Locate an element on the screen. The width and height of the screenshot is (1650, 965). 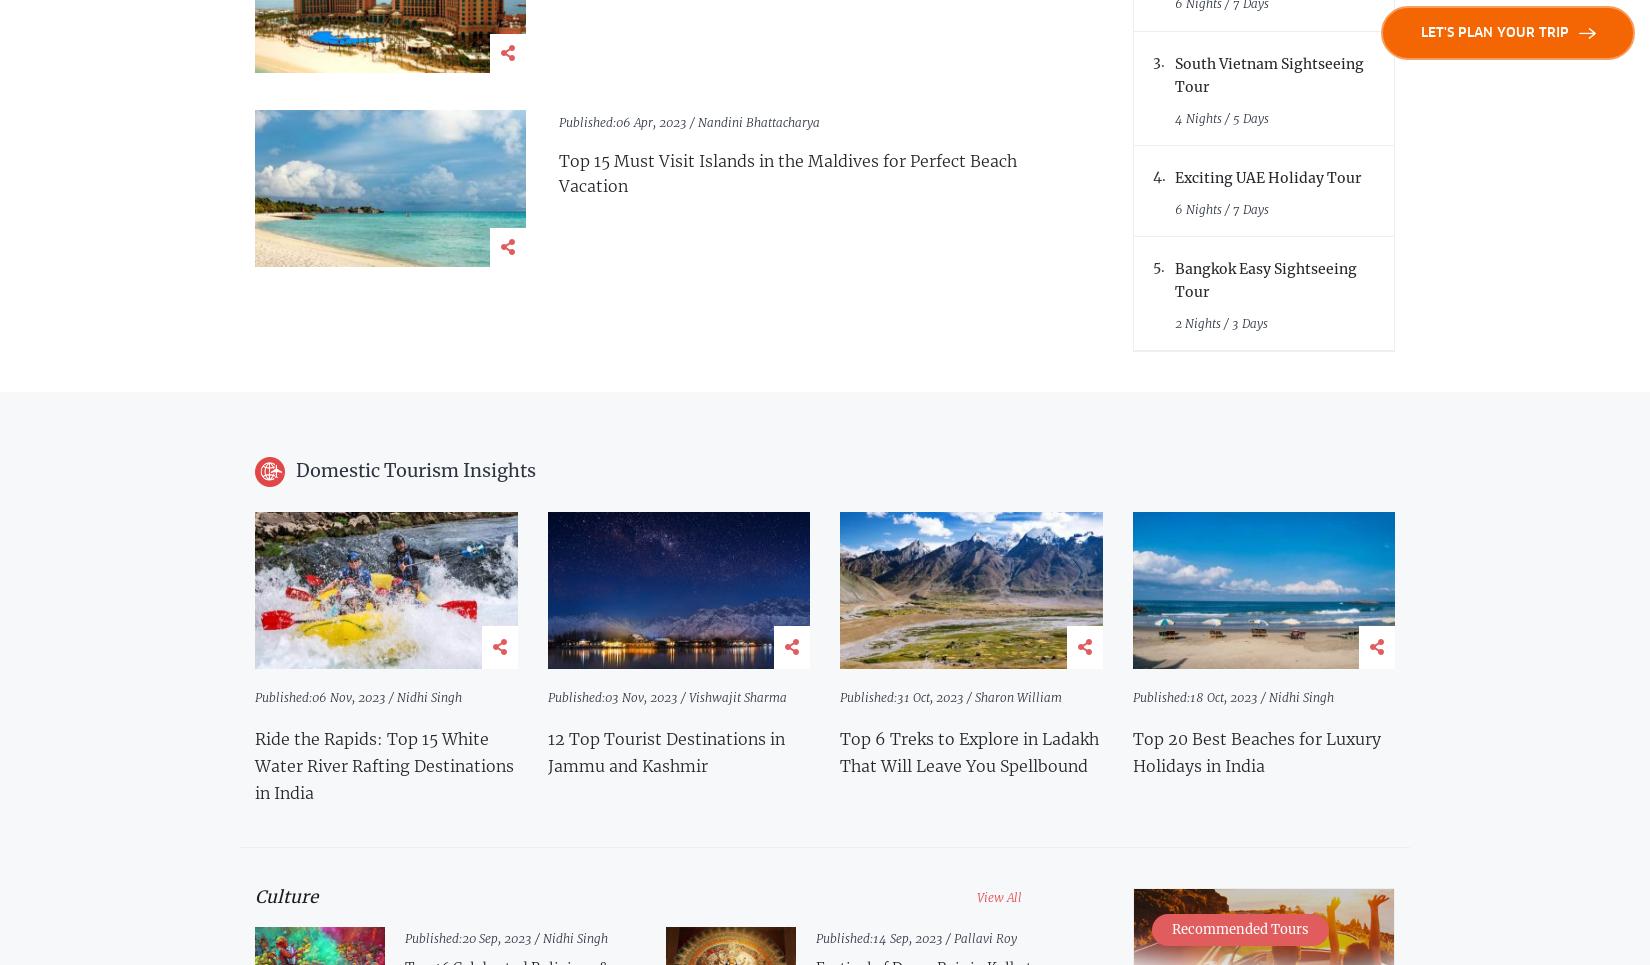
'Top 6 Treks to Explore in Ladakh That Will Leave You Spellbound' is located at coordinates (969, 751).